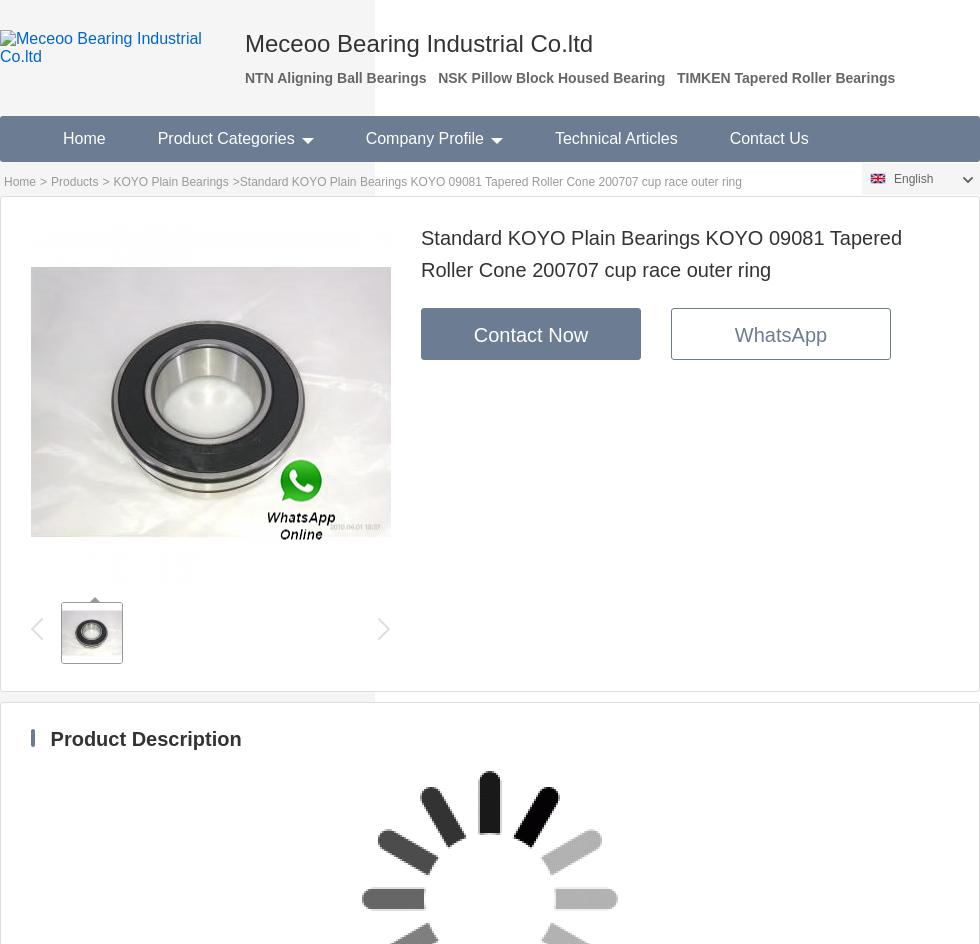 The image size is (980, 944). What do you see at coordinates (335, 76) in the screenshot?
I see `'NTN Aligning Ball Bearings'` at bounding box center [335, 76].